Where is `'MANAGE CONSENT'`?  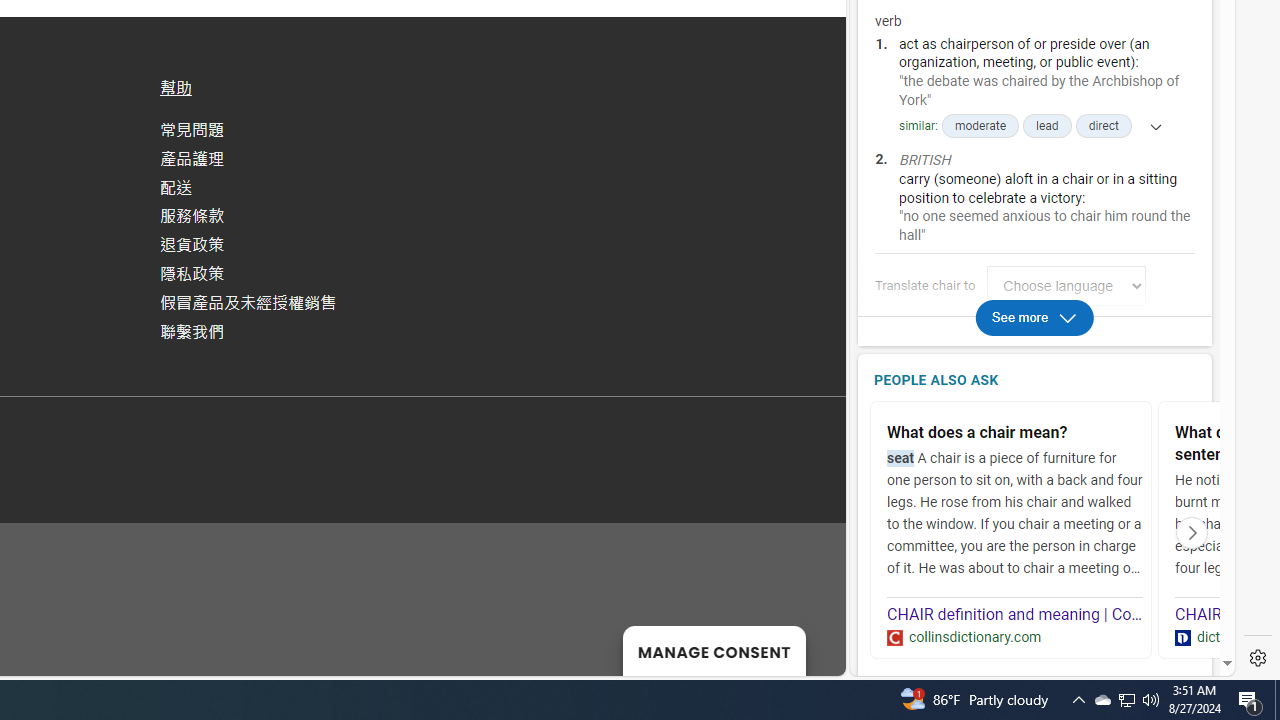
'MANAGE CONSENT' is located at coordinates (714, 650).